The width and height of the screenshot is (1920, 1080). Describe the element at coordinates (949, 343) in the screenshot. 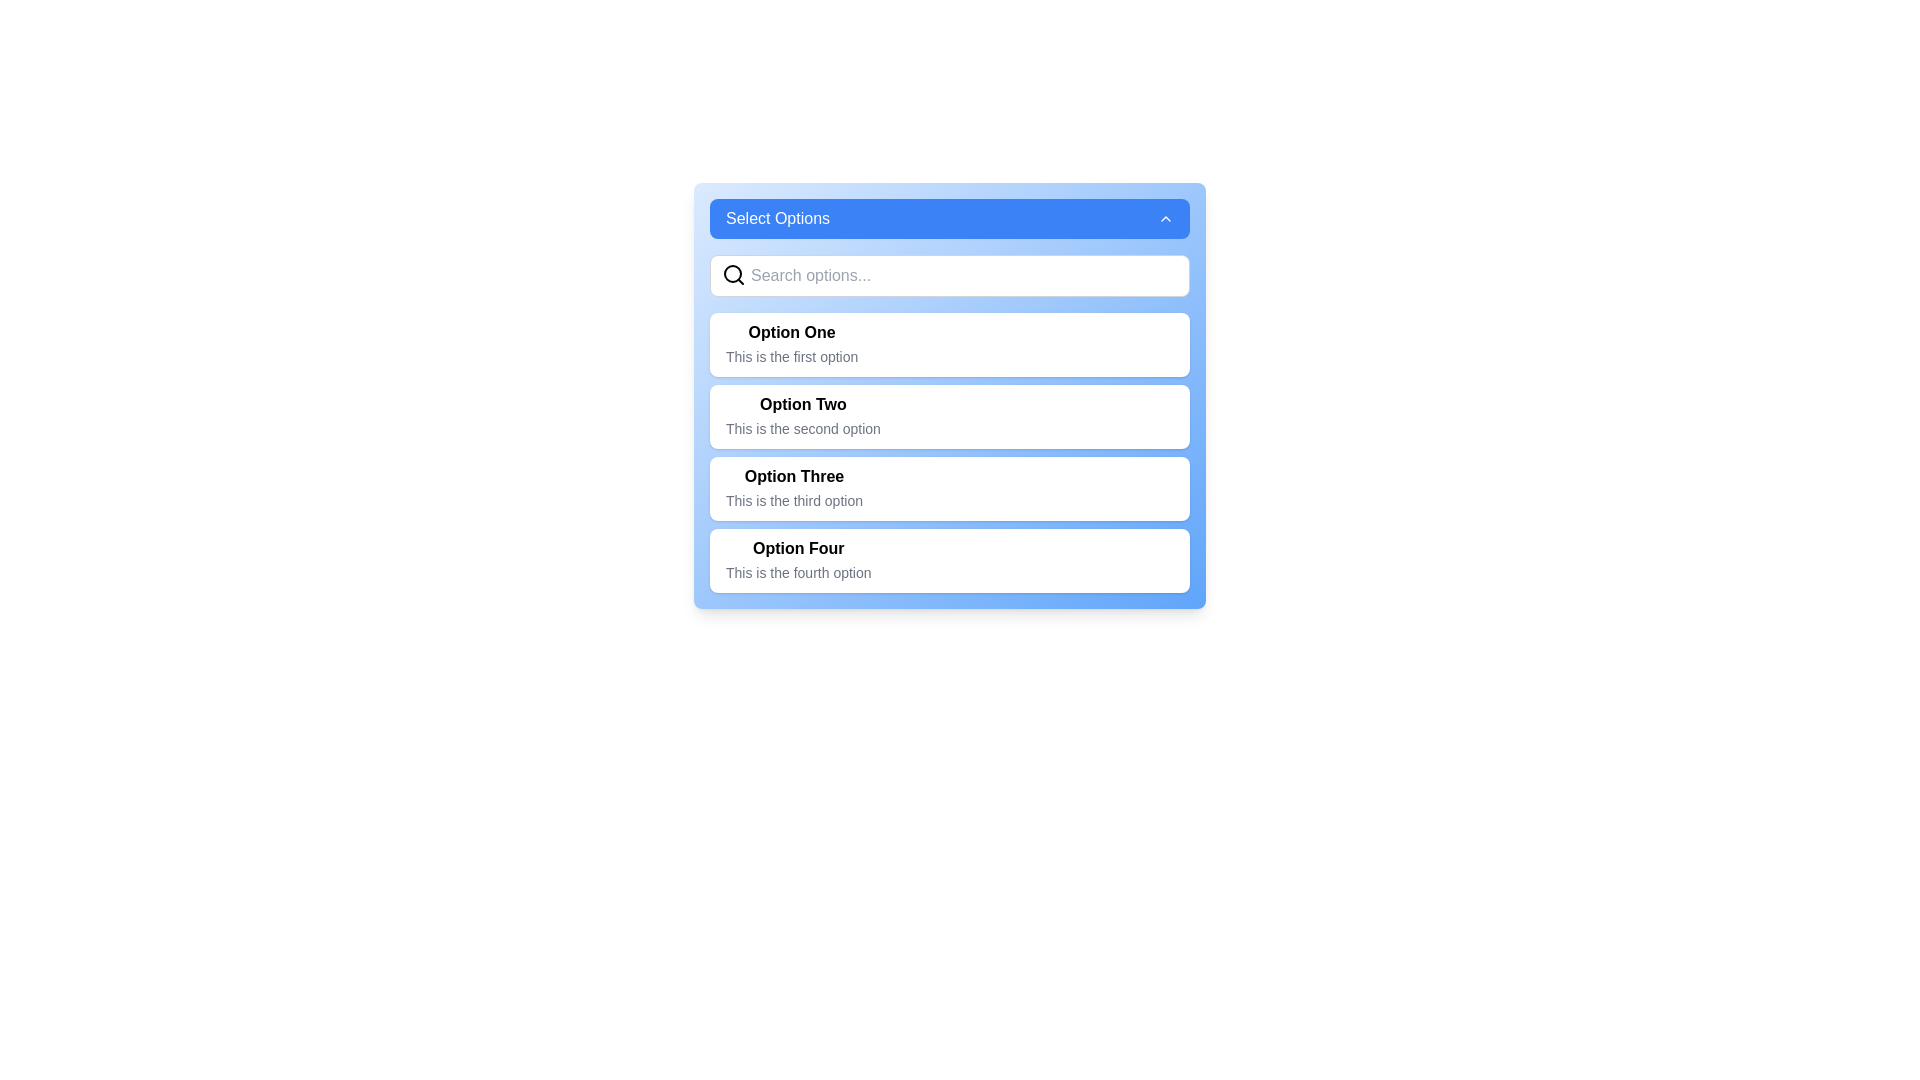

I see `the button labeled 'Option One' which has a white background and rounded corners` at that location.